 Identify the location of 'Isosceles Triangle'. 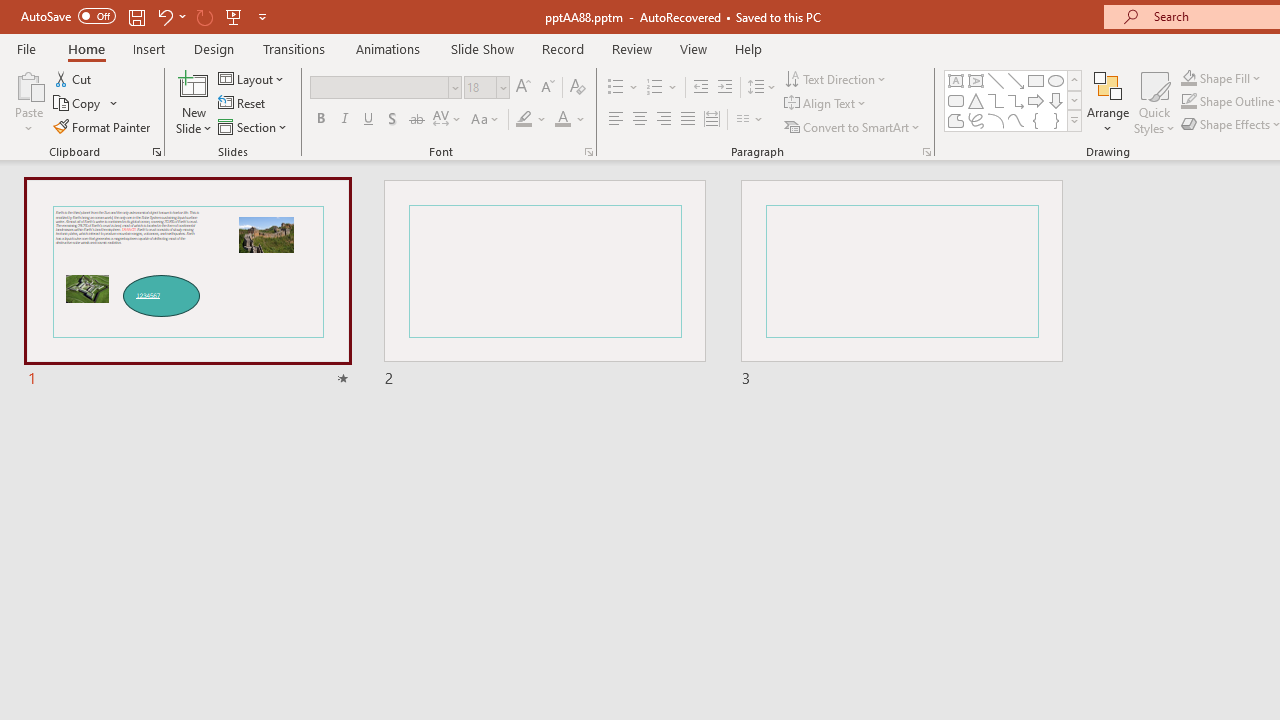
(976, 100).